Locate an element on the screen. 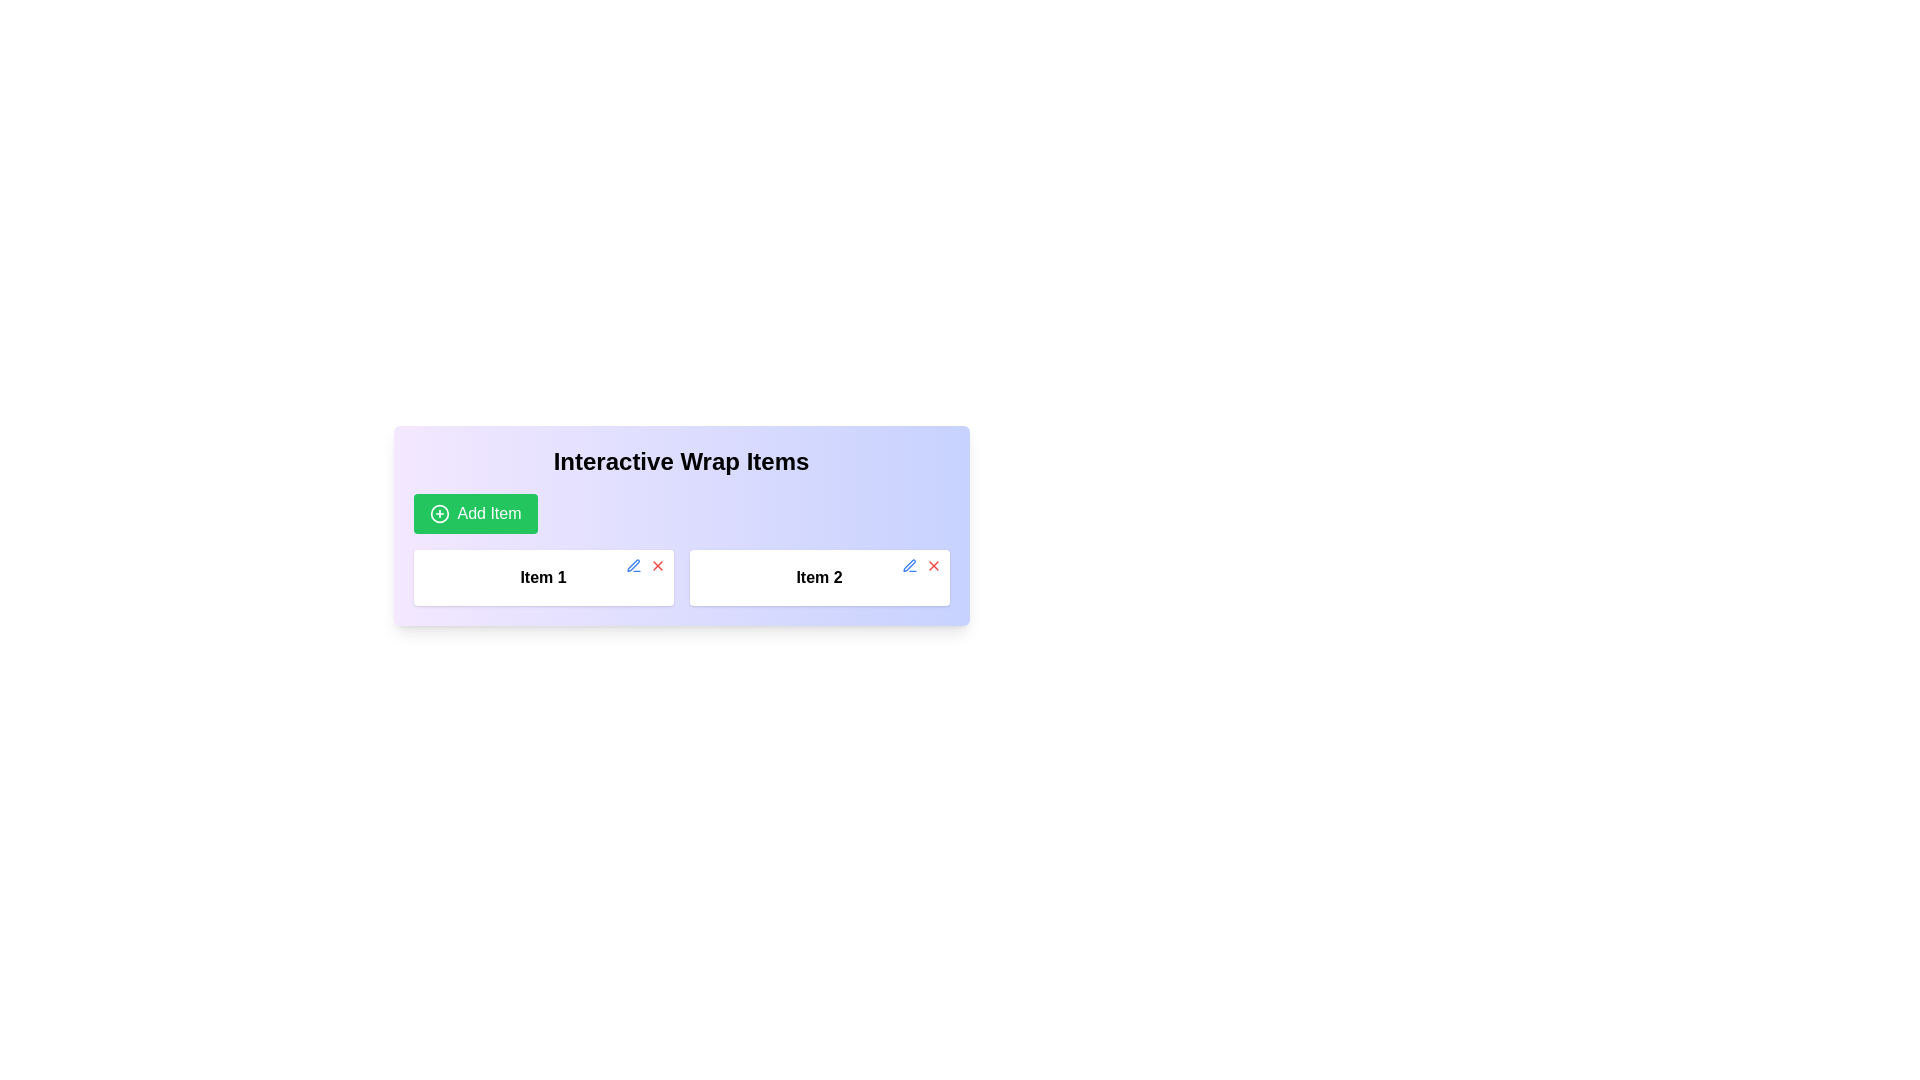  the red 'X' icon button is located at coordinates (932, 566).